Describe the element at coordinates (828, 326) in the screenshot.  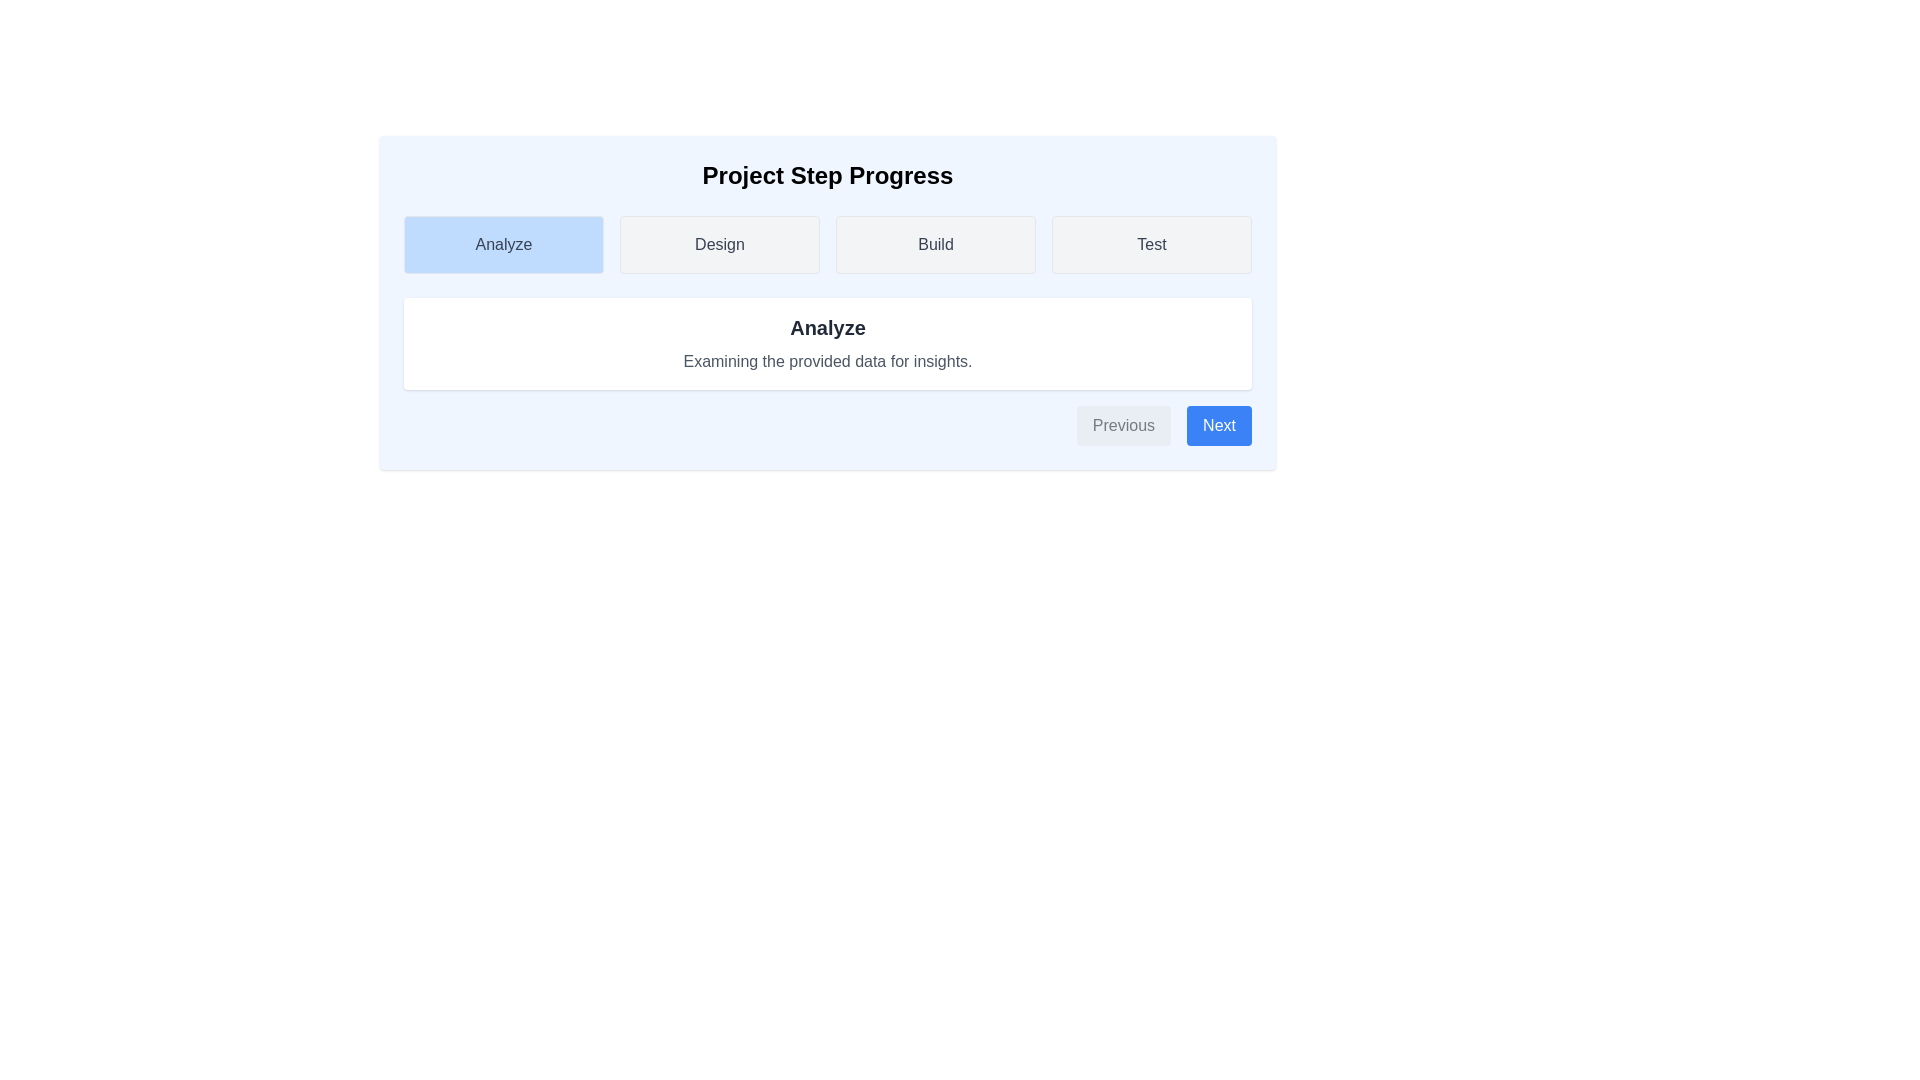
I see `the title text element that indicates the current section or step, located centrally under the navigation bar labeled 'Project Step Progress'` at that location.